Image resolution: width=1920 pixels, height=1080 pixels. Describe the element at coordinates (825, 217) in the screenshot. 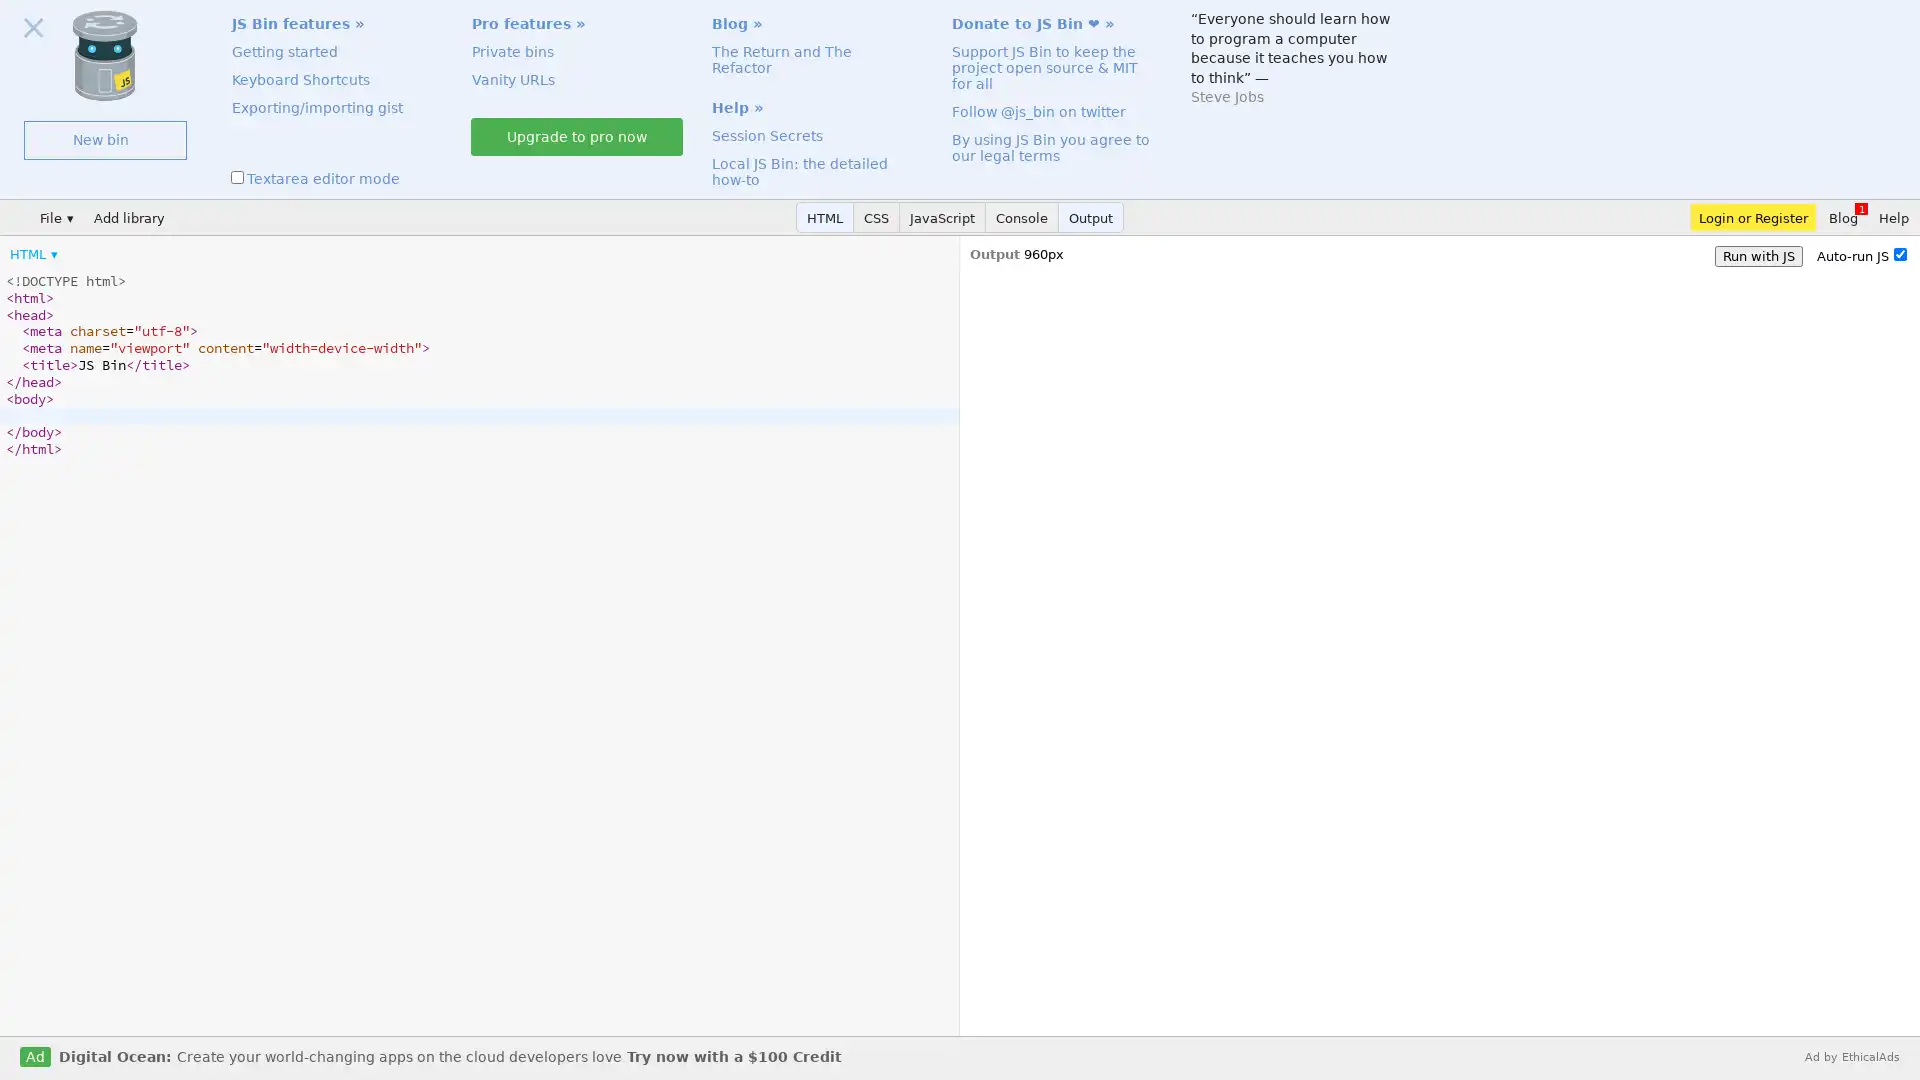

I see `HTML Panel: Active` at that location.